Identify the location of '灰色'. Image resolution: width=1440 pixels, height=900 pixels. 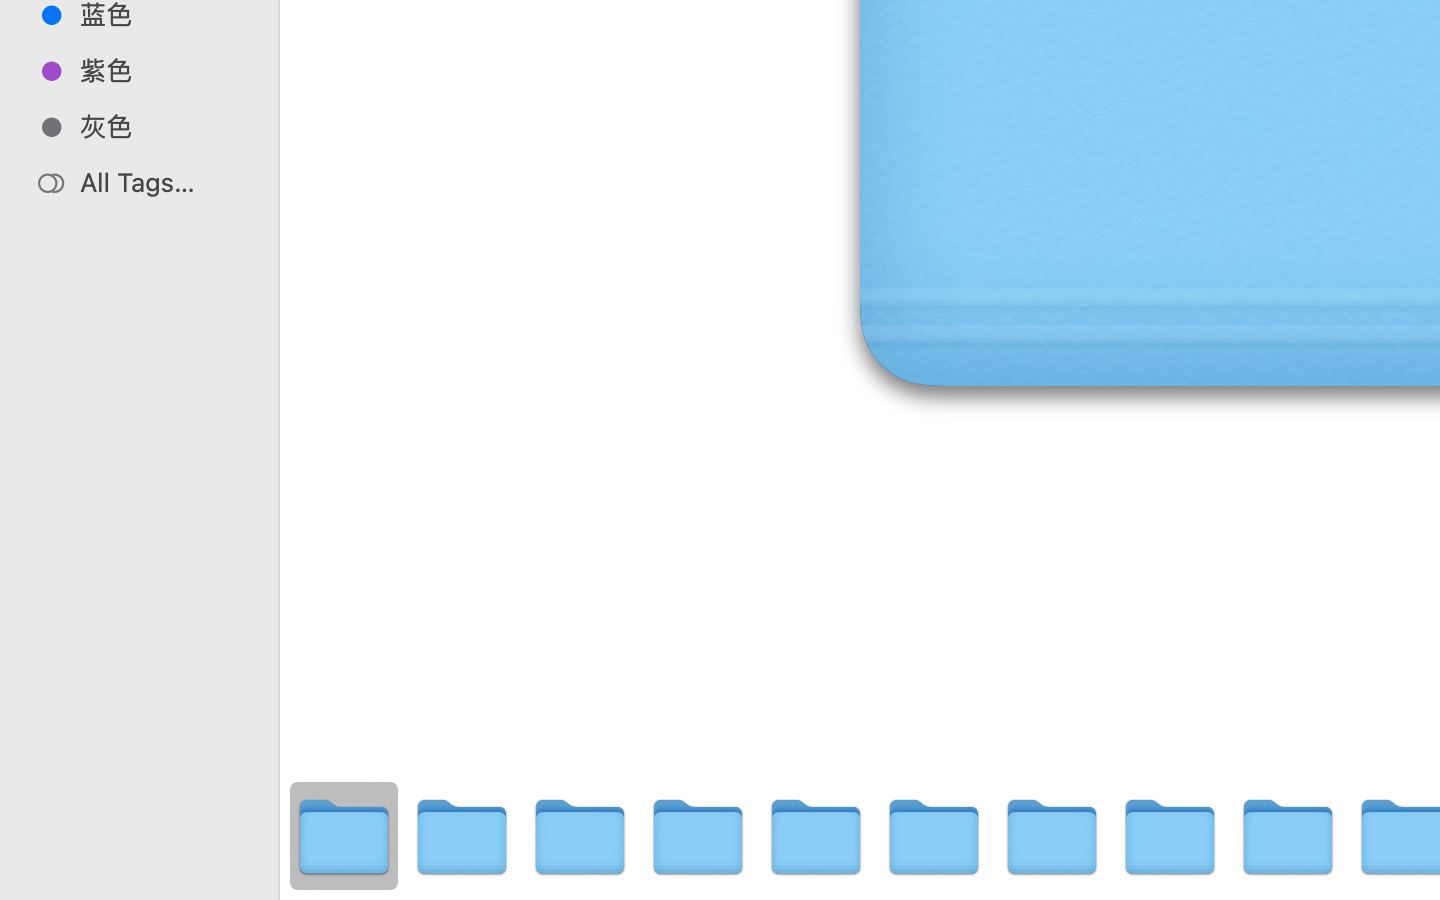
(159, 126).